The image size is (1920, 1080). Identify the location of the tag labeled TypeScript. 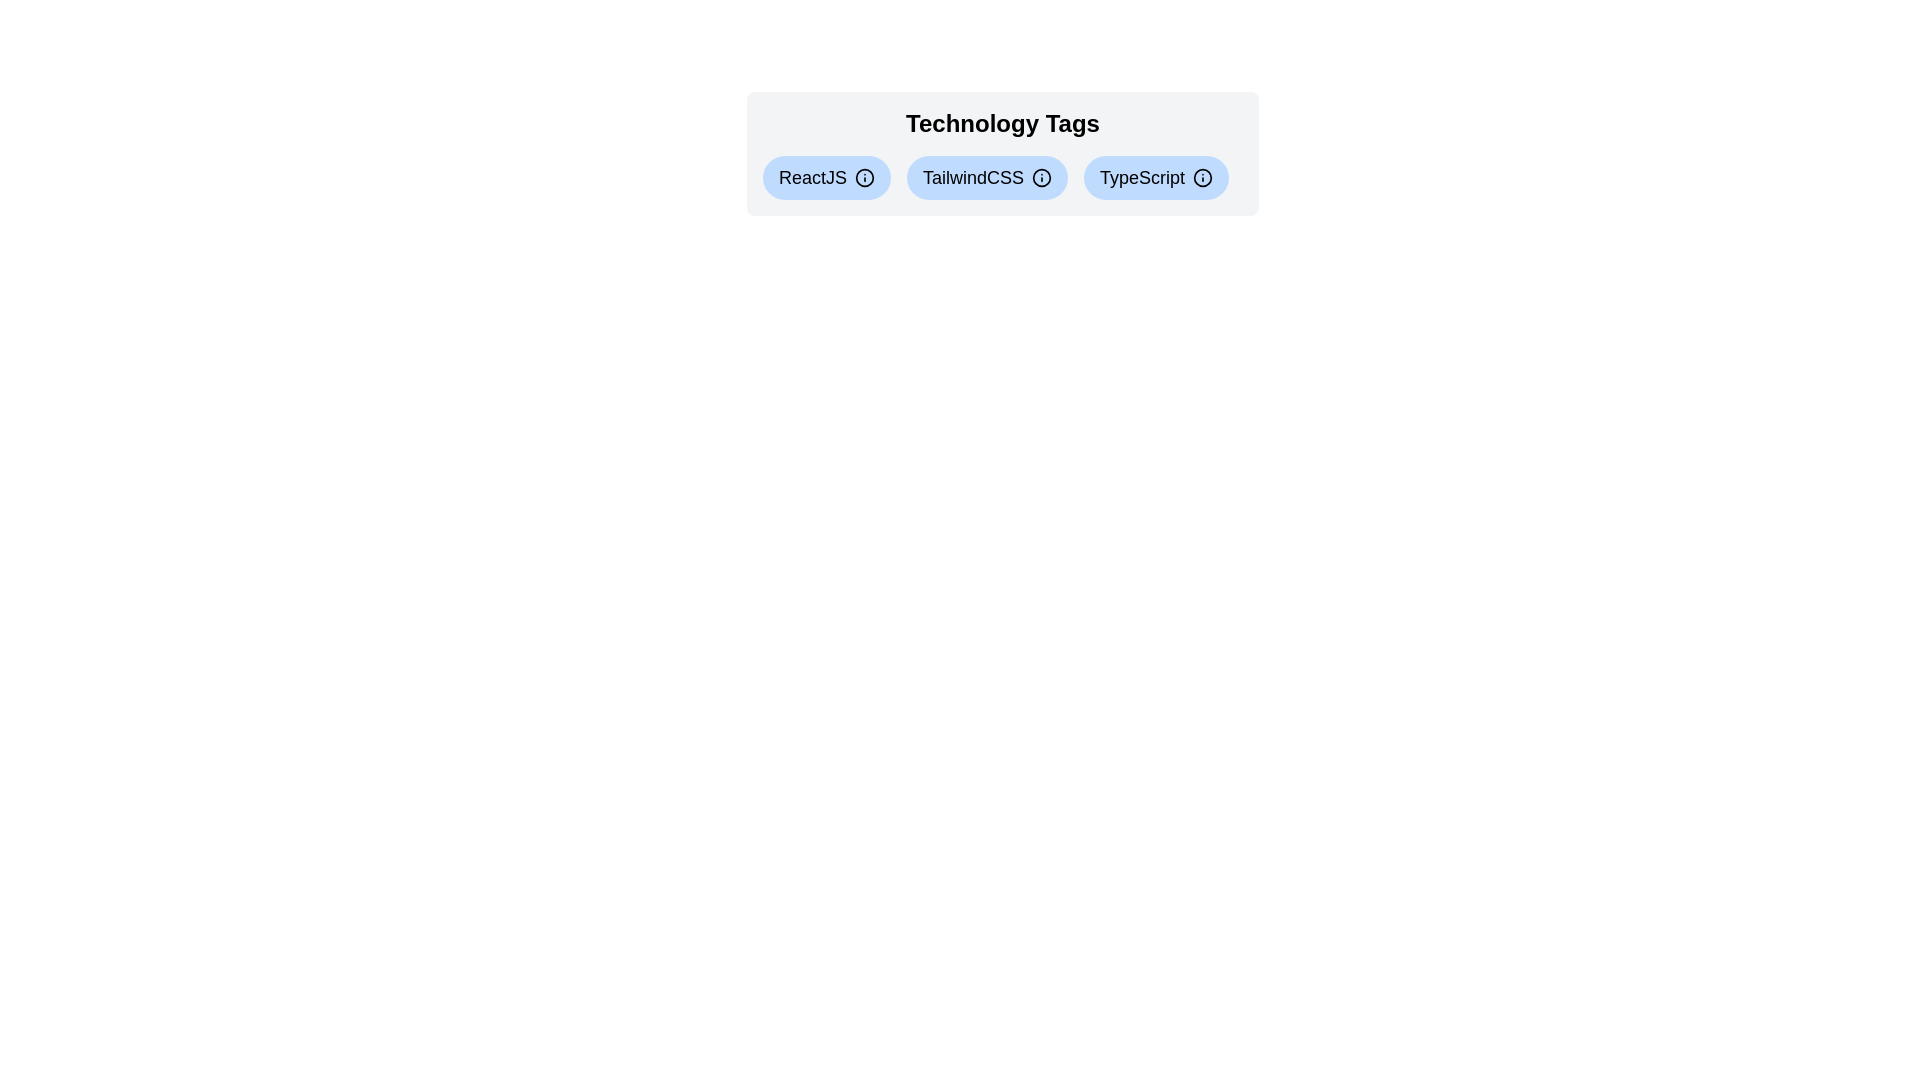
(1156, 176).